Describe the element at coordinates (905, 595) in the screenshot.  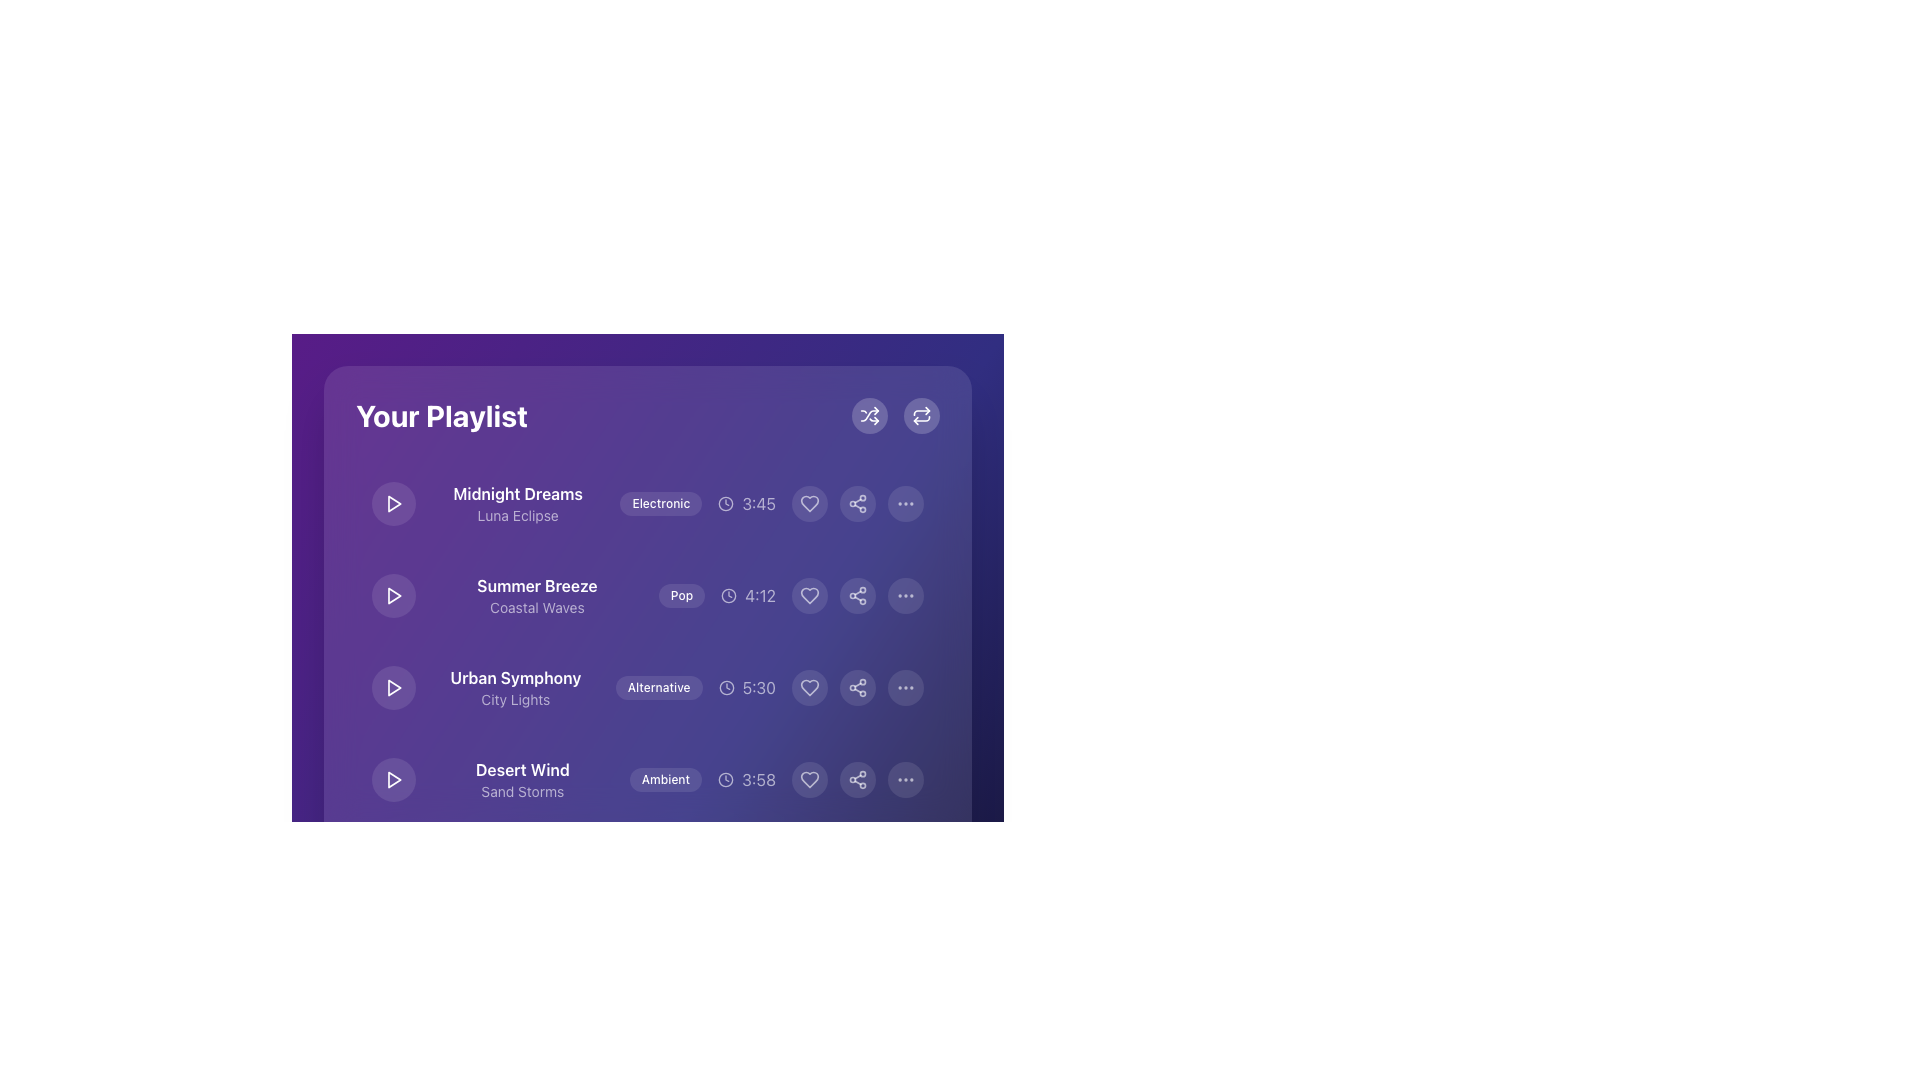
I see `the ellipsis icon within the button associated with the 'Summer Breeze' playlist` at that location.